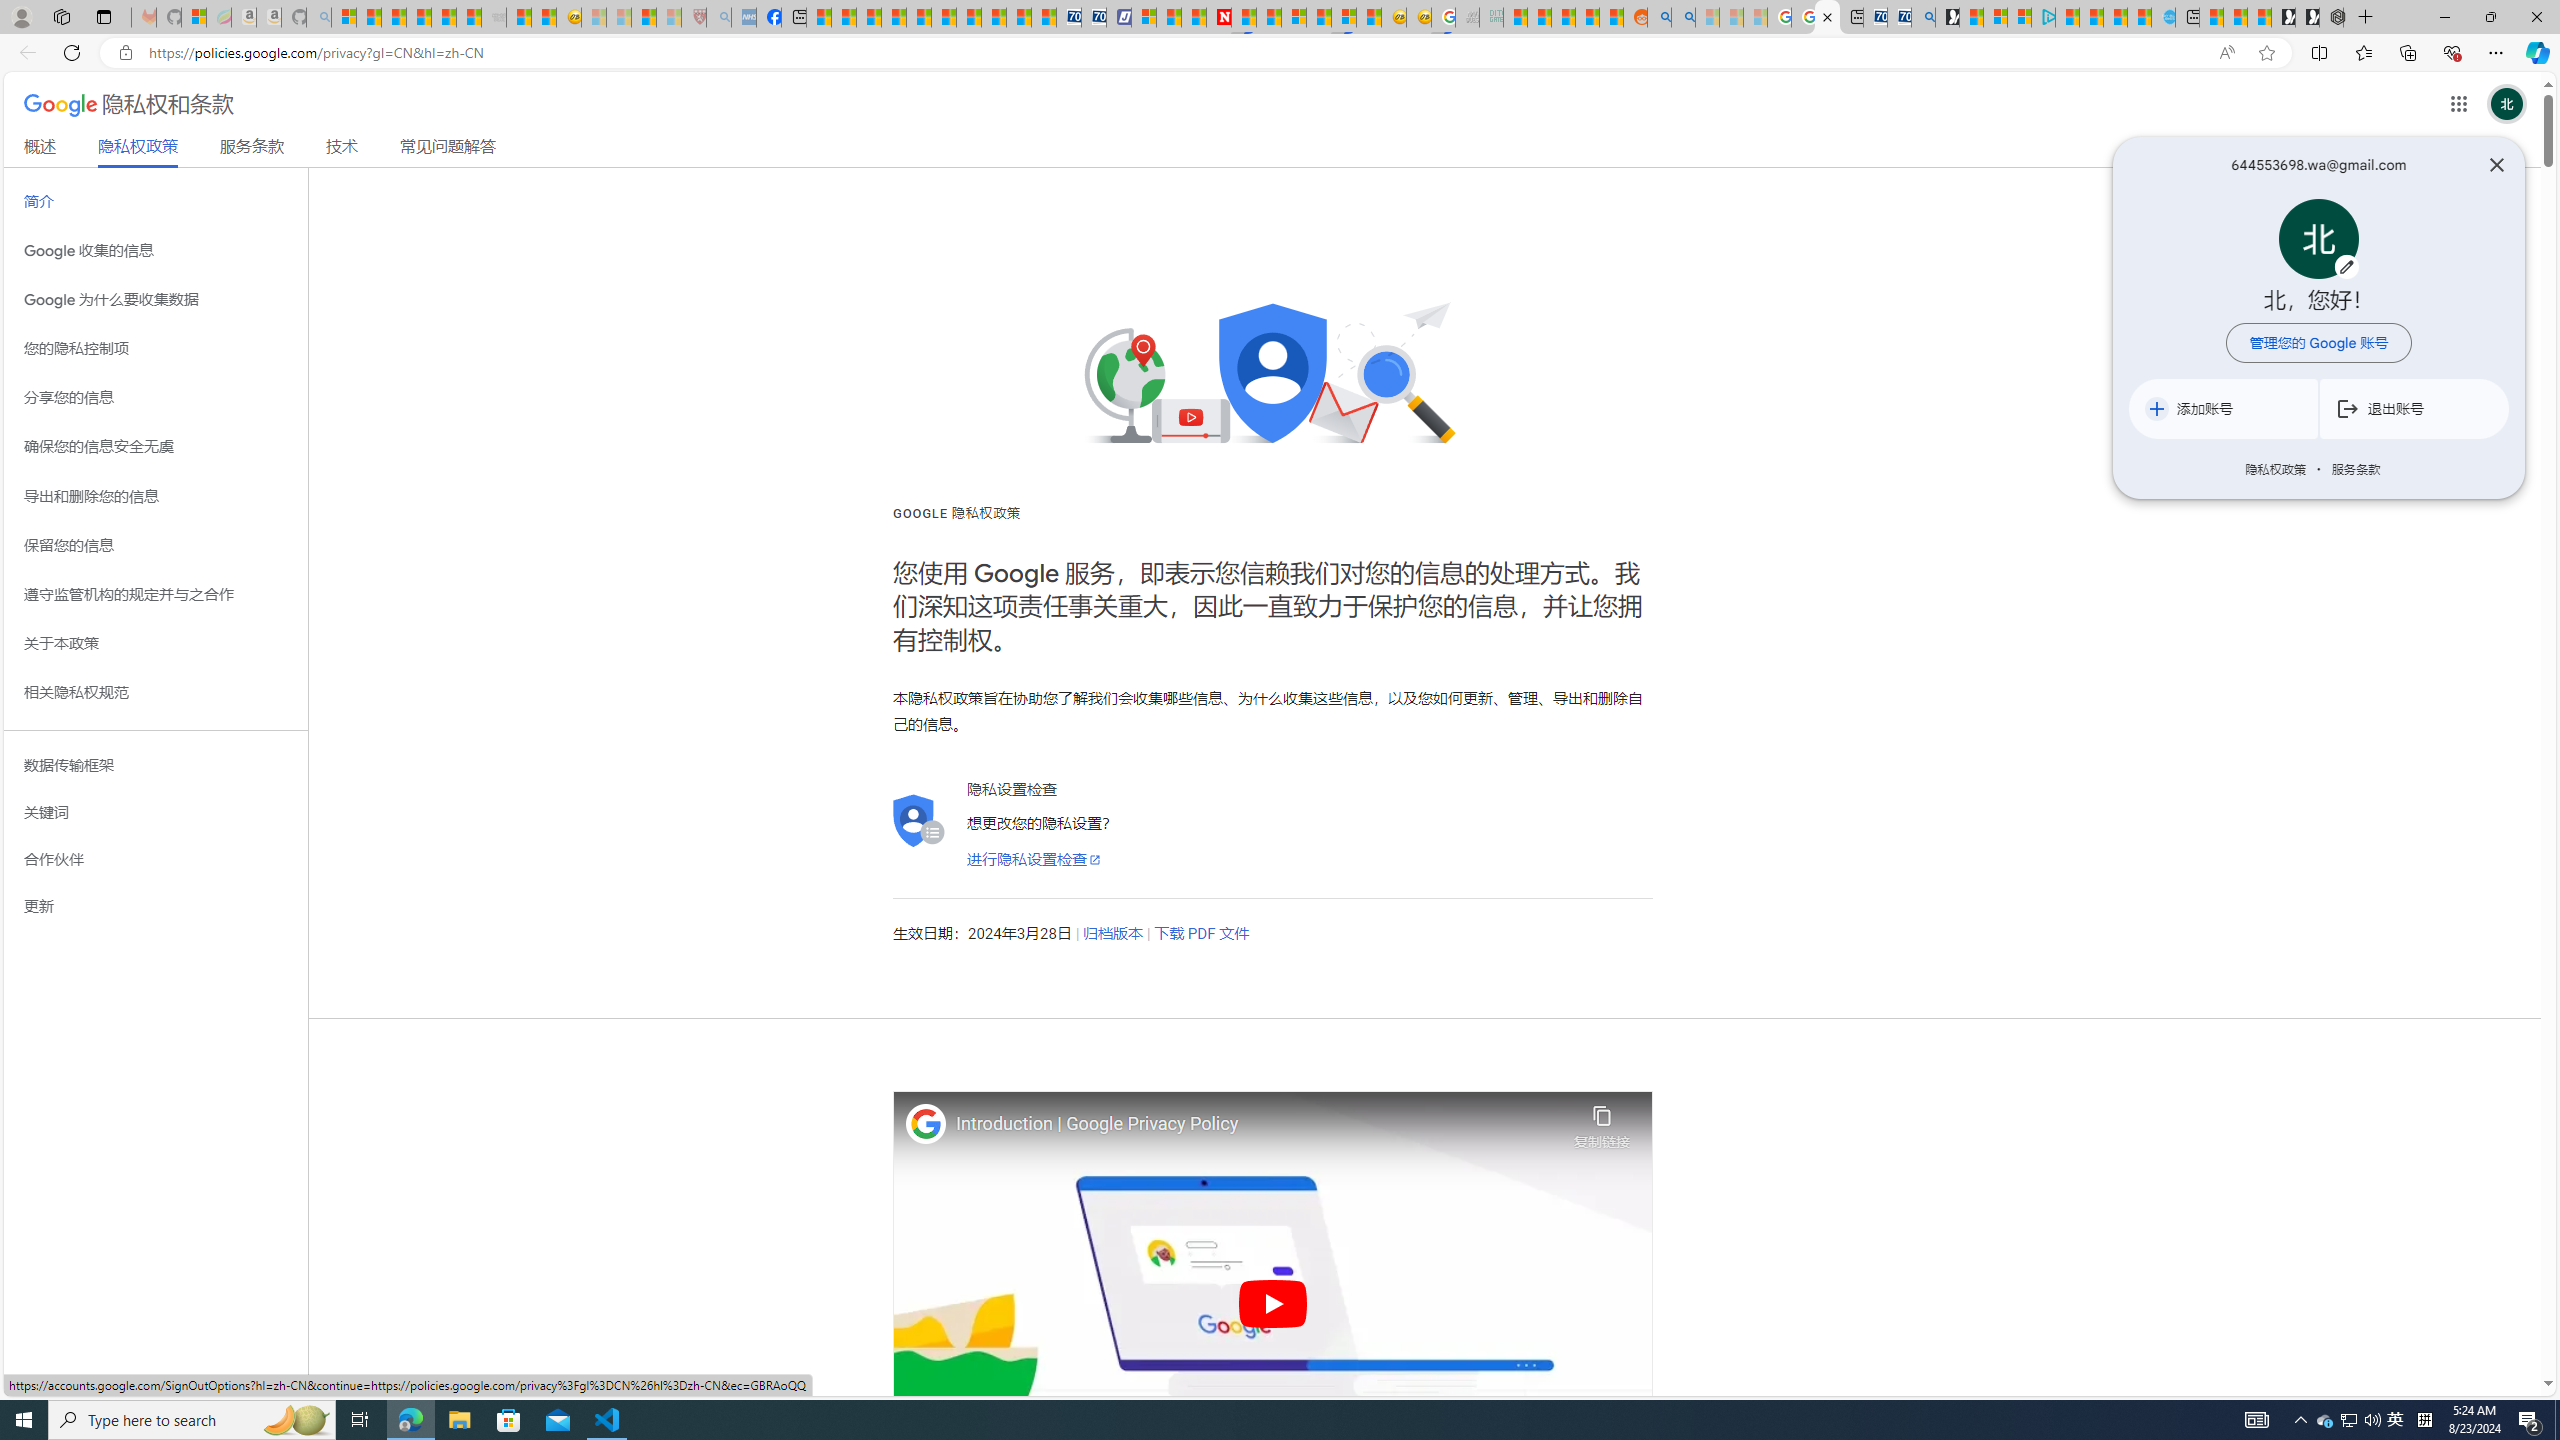  What do you see at coordinates (1218, 16) in the screenshot?
I see `'Newsweek - News, Analysis, Politics, Business, Technology'` at bounding box center [1218, 16].